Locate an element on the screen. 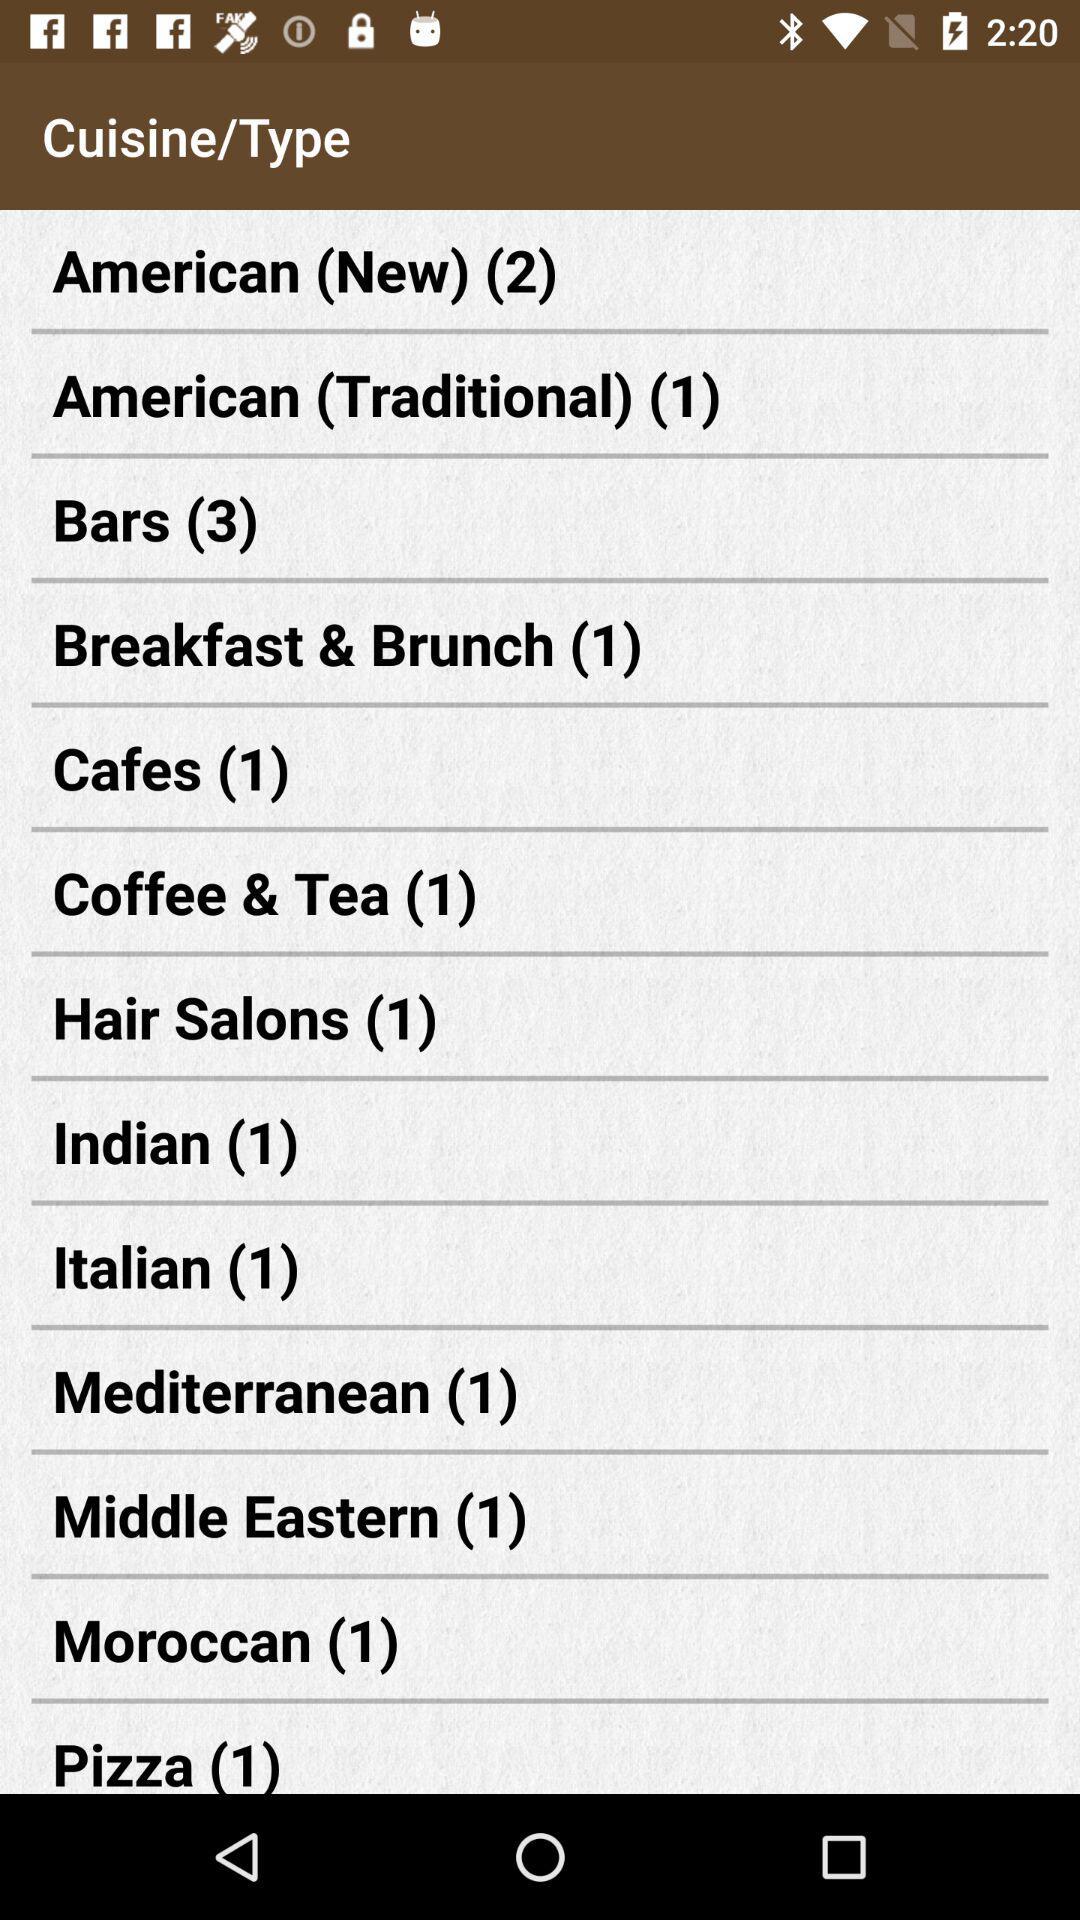  coffee & tea (1) item is located at coordinates (540, 891).